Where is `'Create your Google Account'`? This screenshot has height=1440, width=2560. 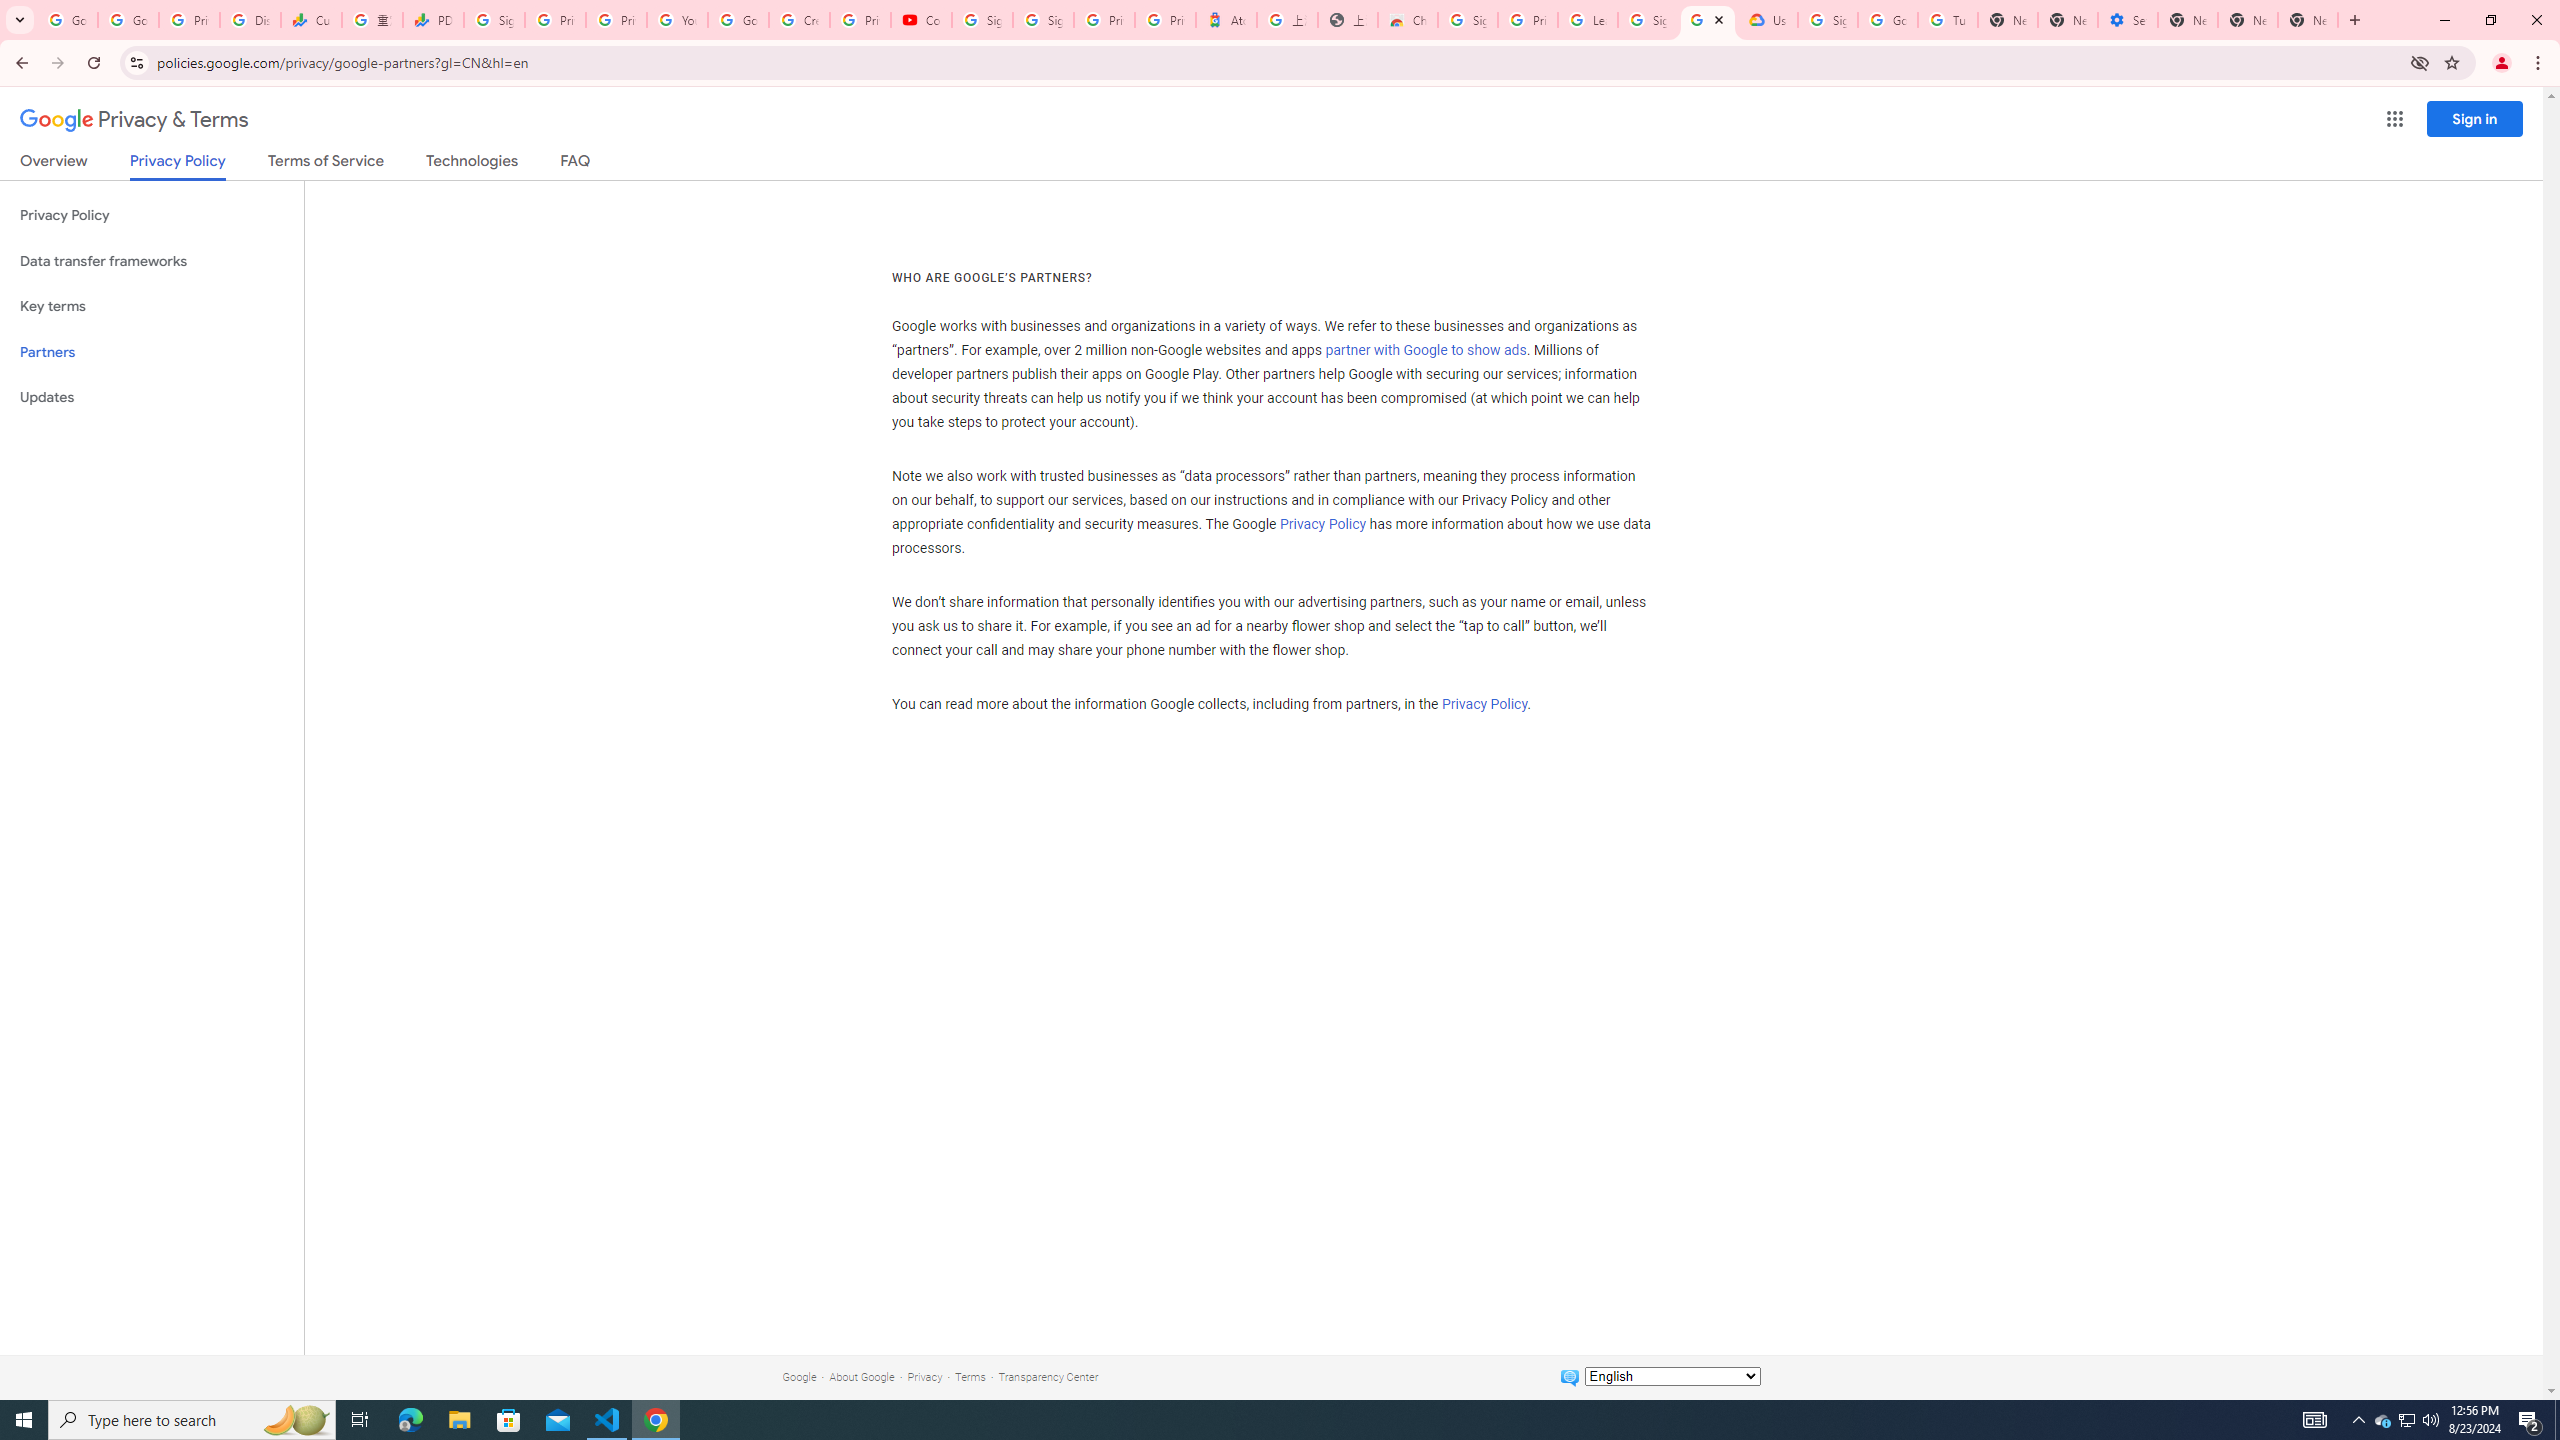
'Create your Google Account' is located at coordinates (799, 19).